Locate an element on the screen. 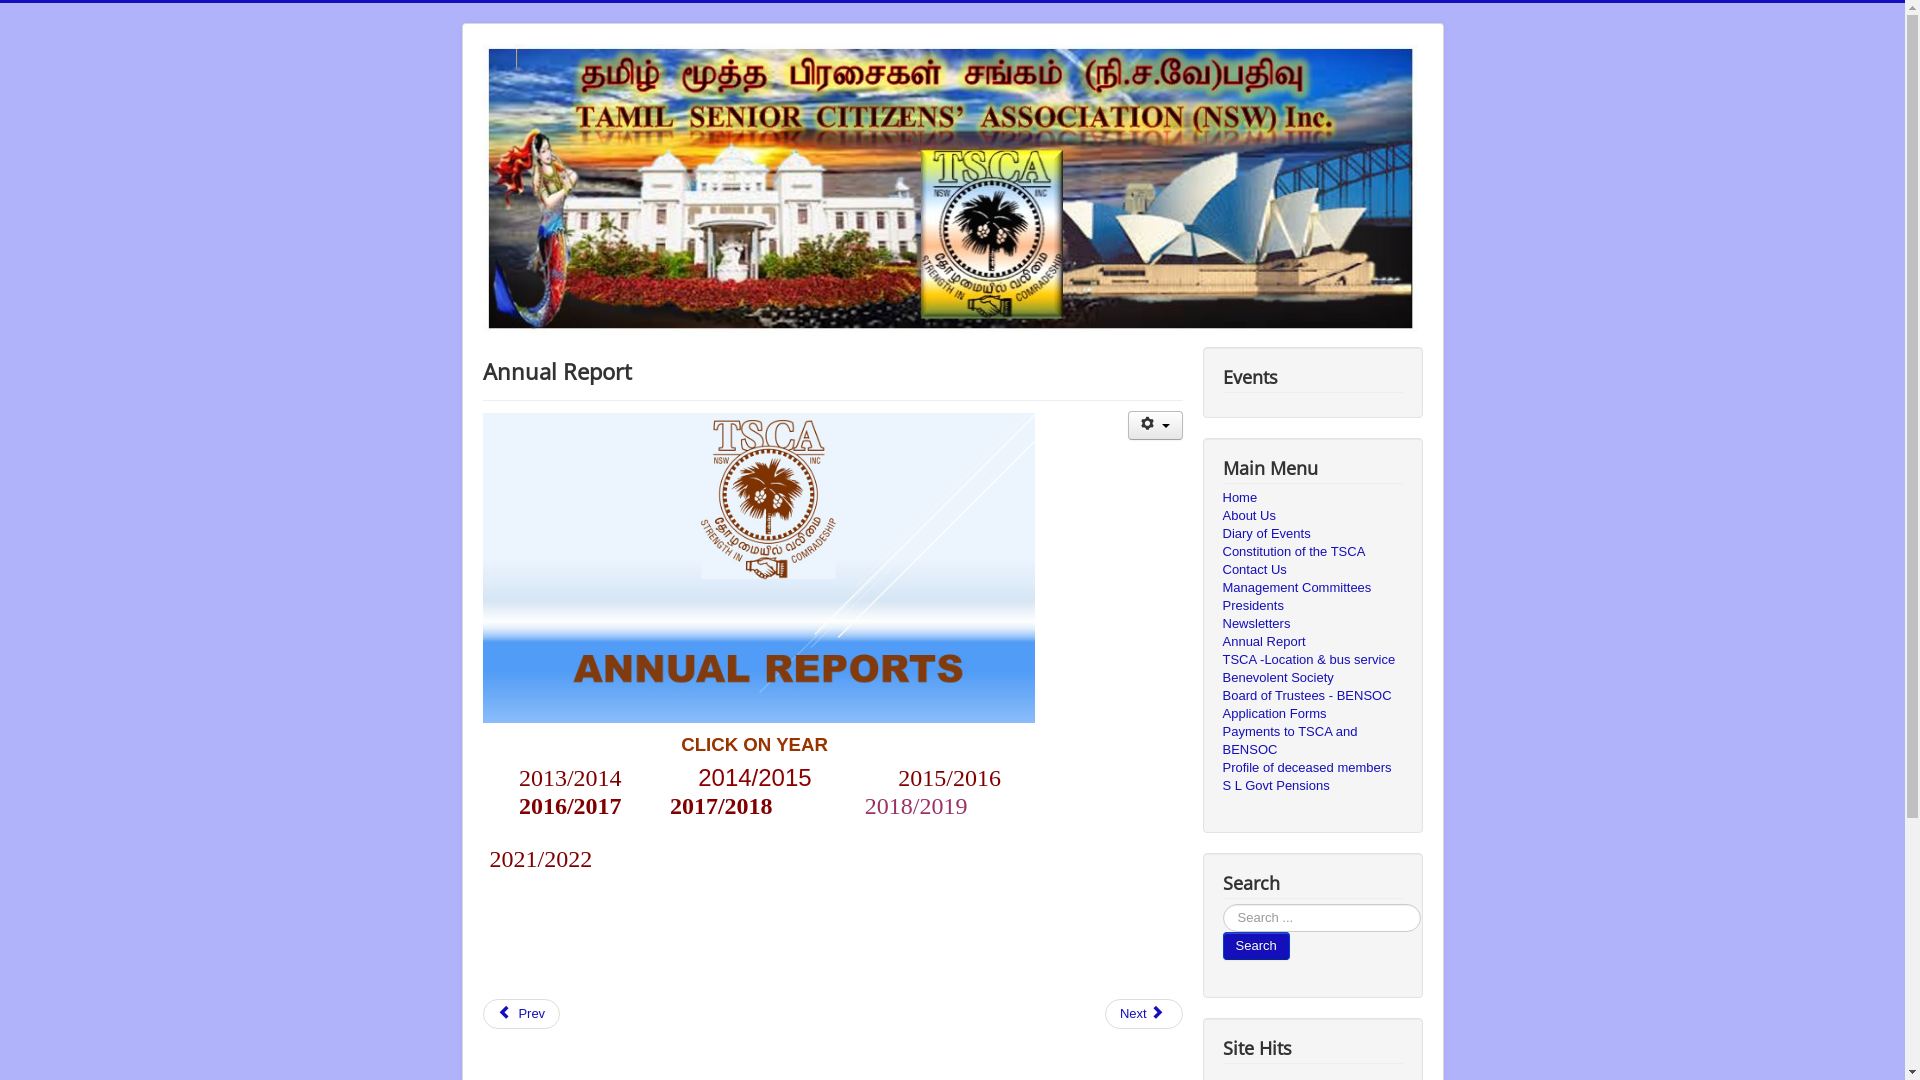 Image resolution: width=1920 pixels, height=1080 pixels. 'Contact Us' is located at coordinates (1311, 570).